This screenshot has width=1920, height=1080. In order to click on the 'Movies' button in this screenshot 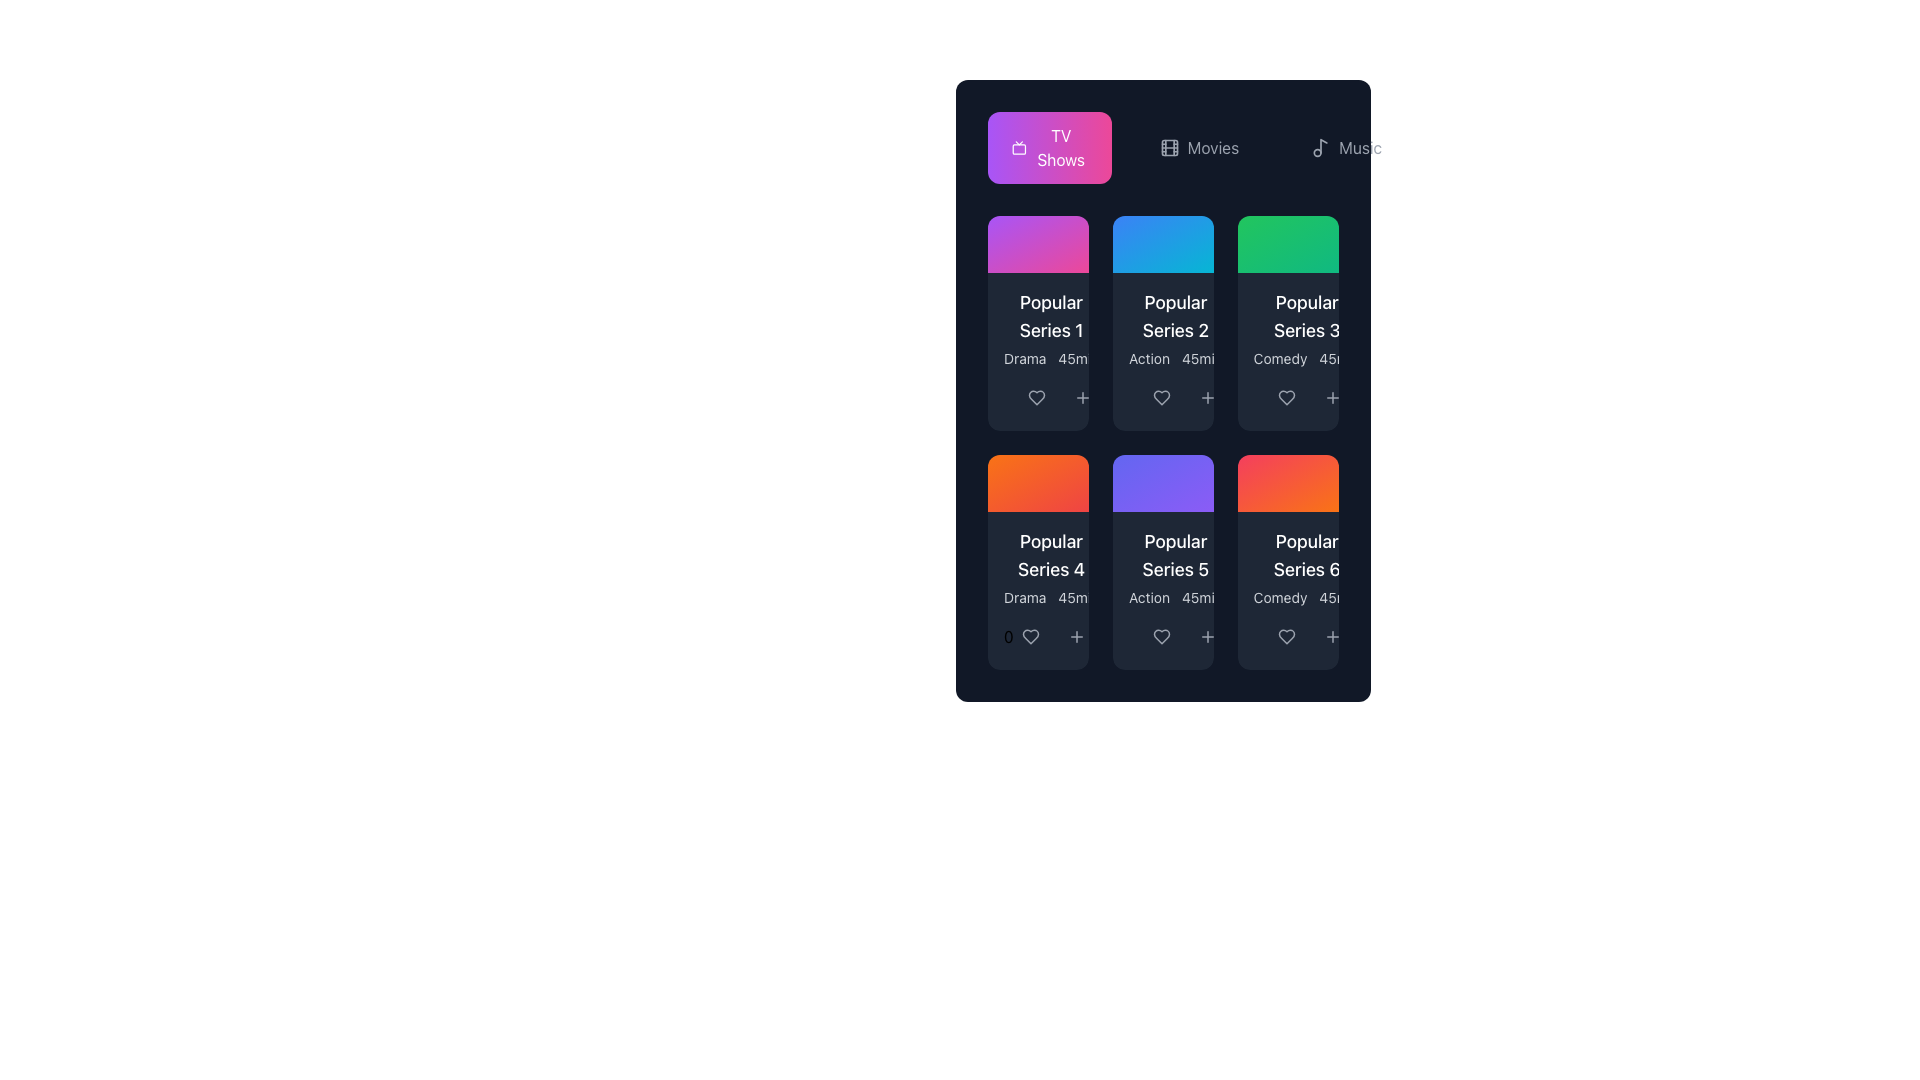, I will do `click(1163, 146)`.